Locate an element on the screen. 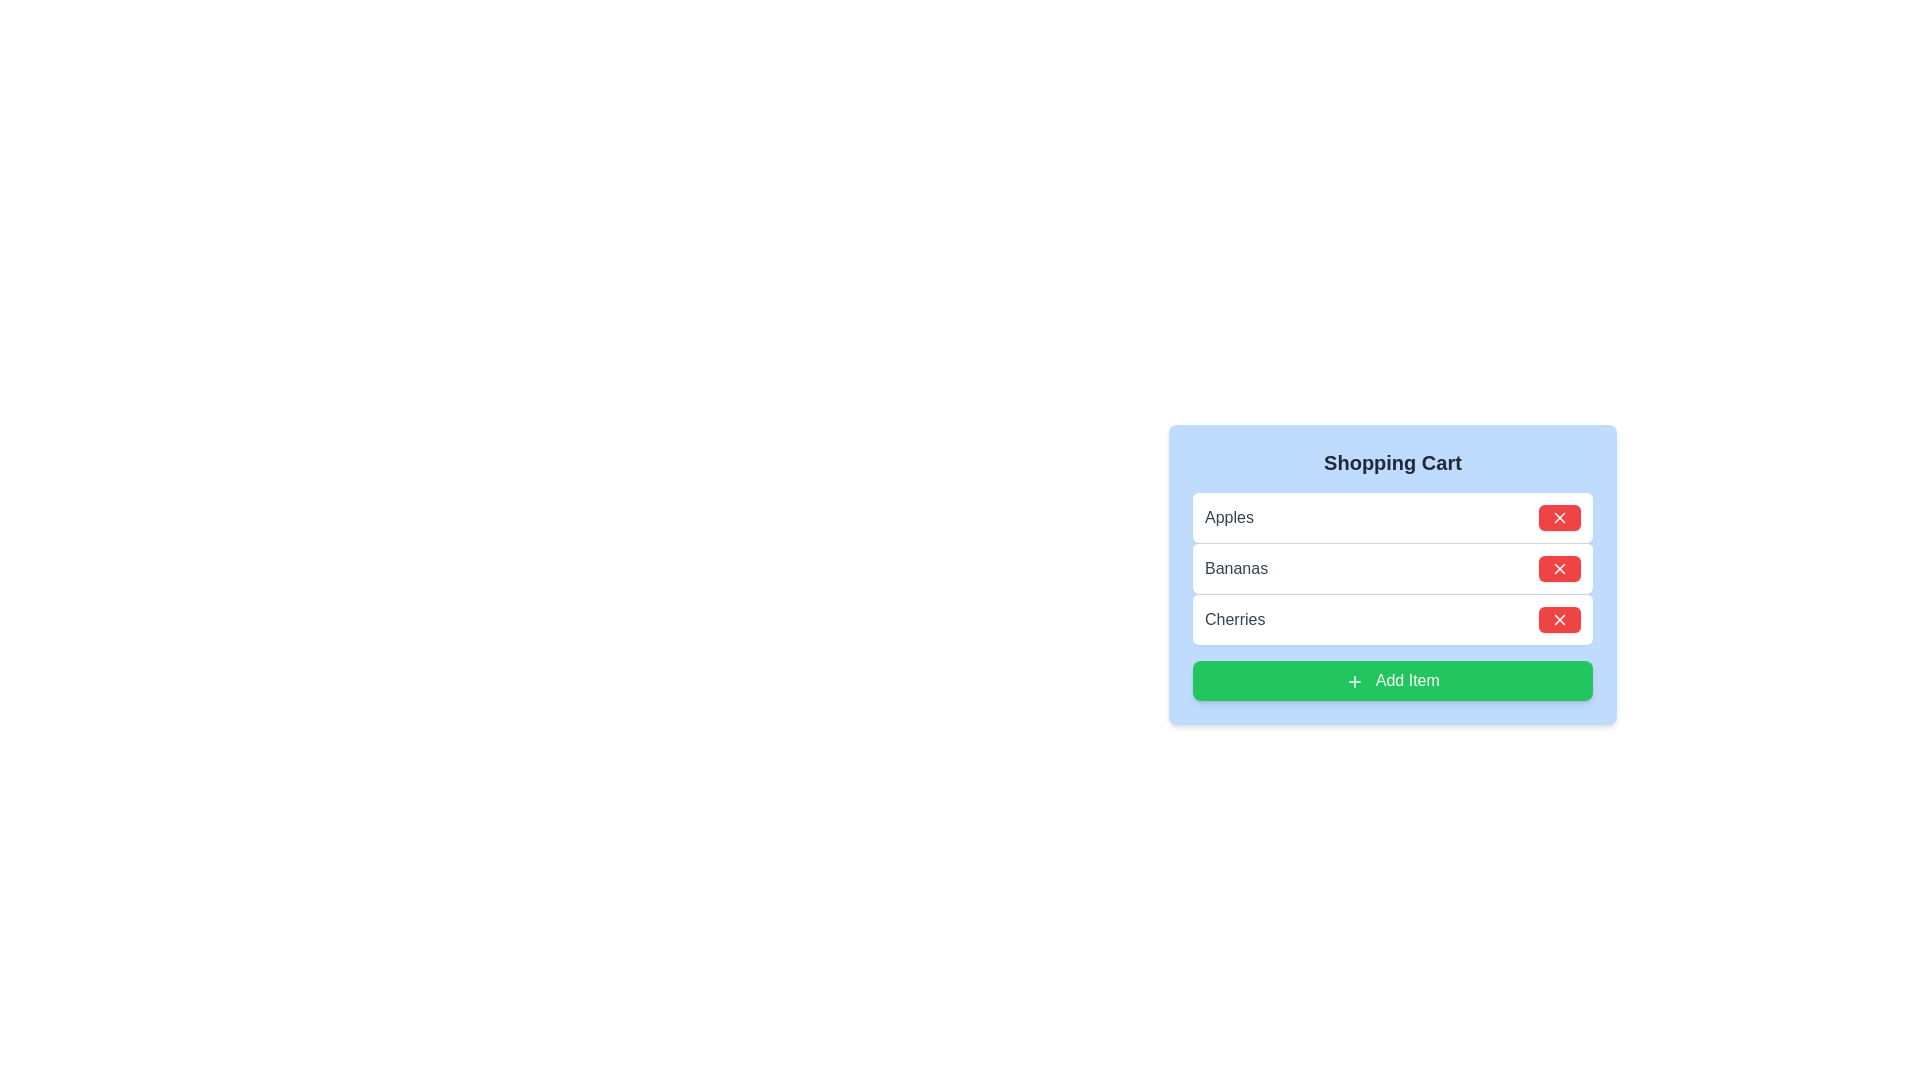  the Label/Text Display that shows the text 'Bananas' in a black sans-serif font against a white background, which is the second item in a vertically stacked list of items is located at coordinates (1235, 569).